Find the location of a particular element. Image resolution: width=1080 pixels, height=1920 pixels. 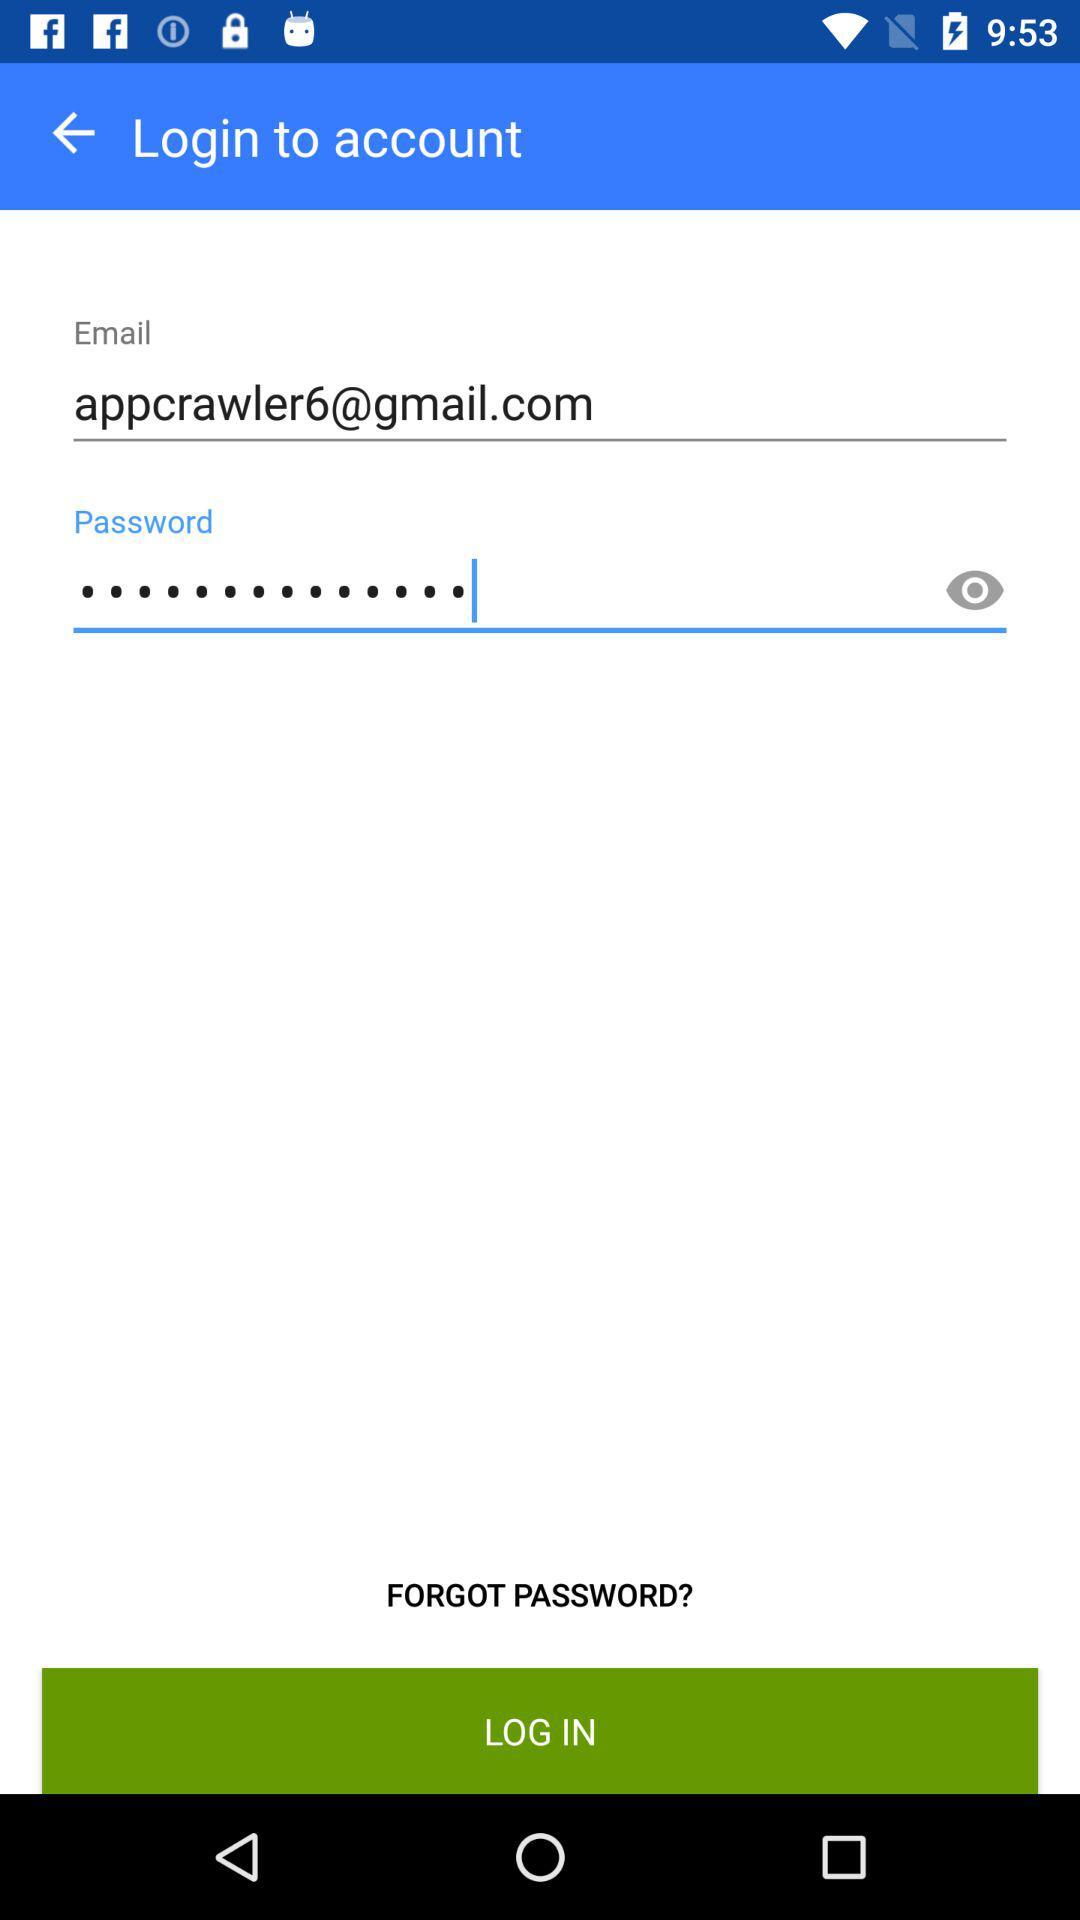

the log in item is located at coordinates (540, 1730).